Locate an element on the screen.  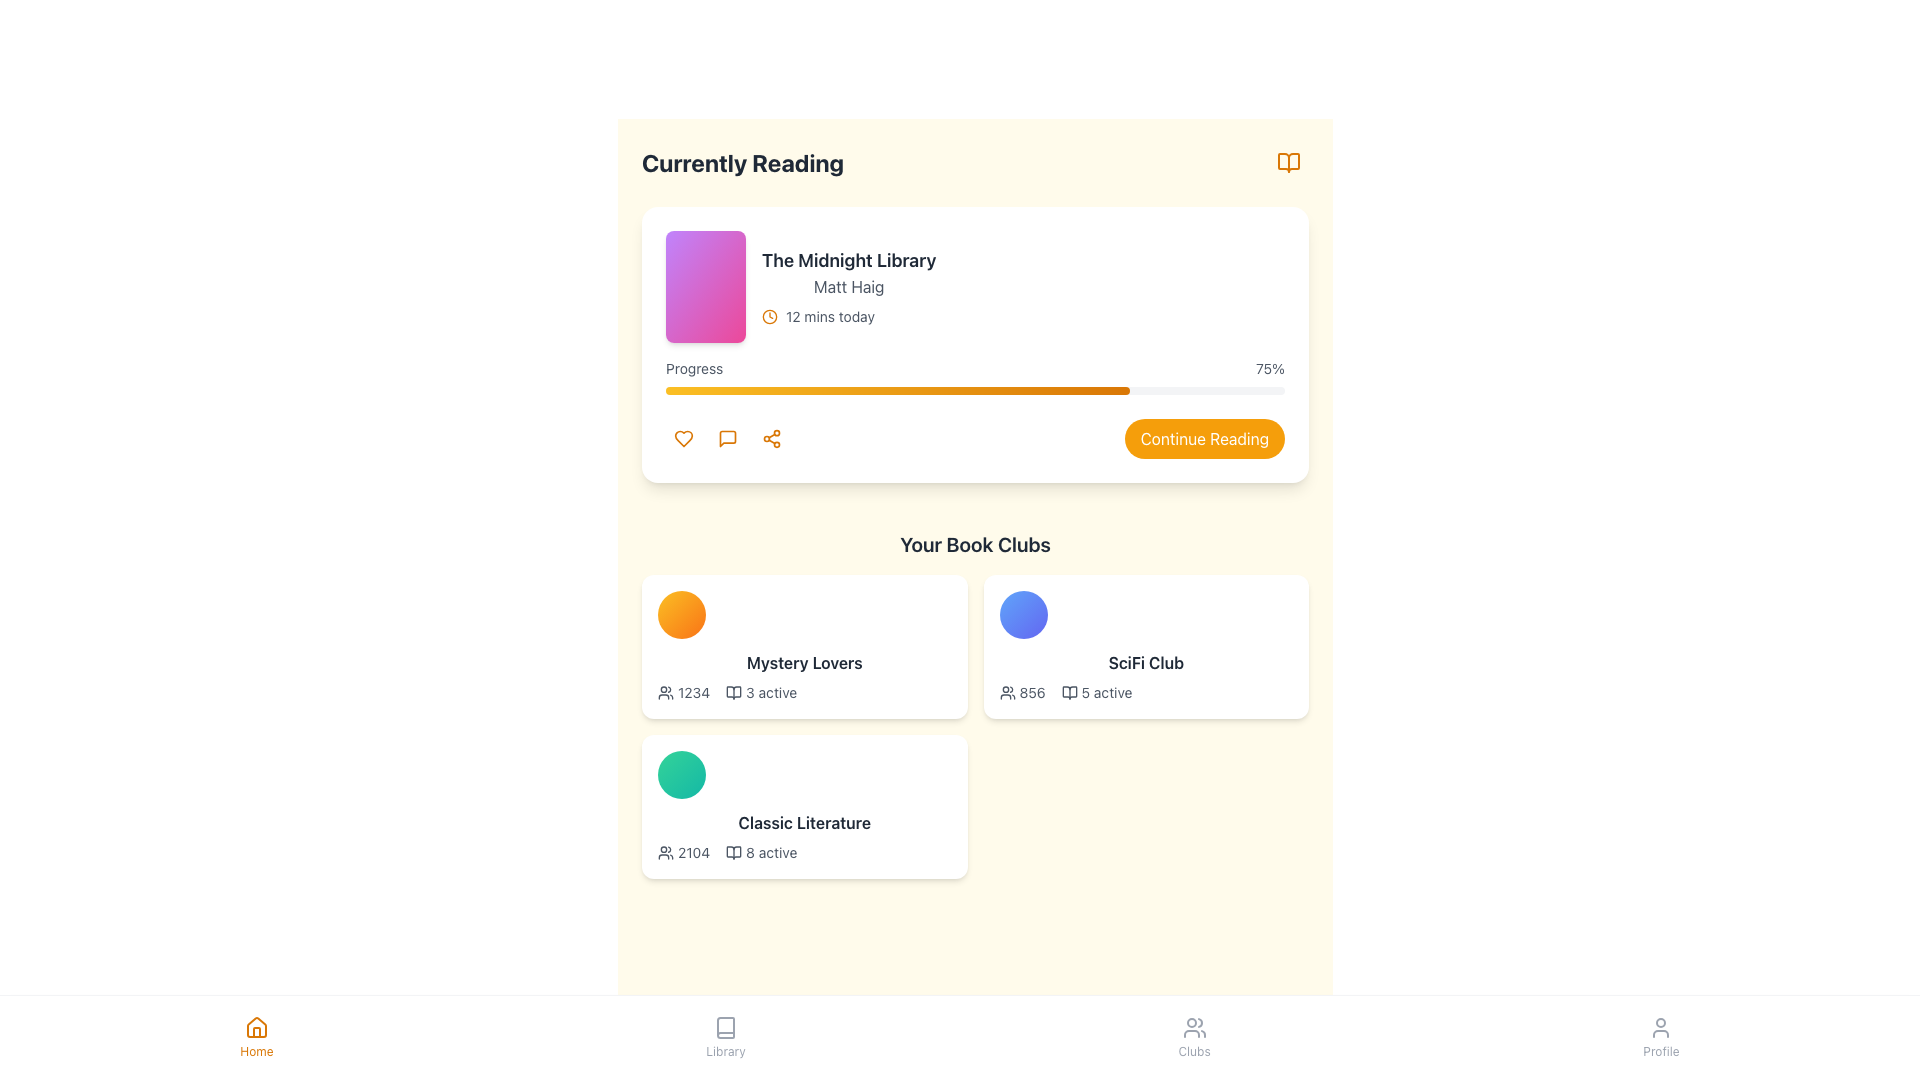
the text label displaying 'The Midnight Library', which is prominently positioned in the 'Currently Reading' section, above the author name and reading time is located at coordinates (849, 260).